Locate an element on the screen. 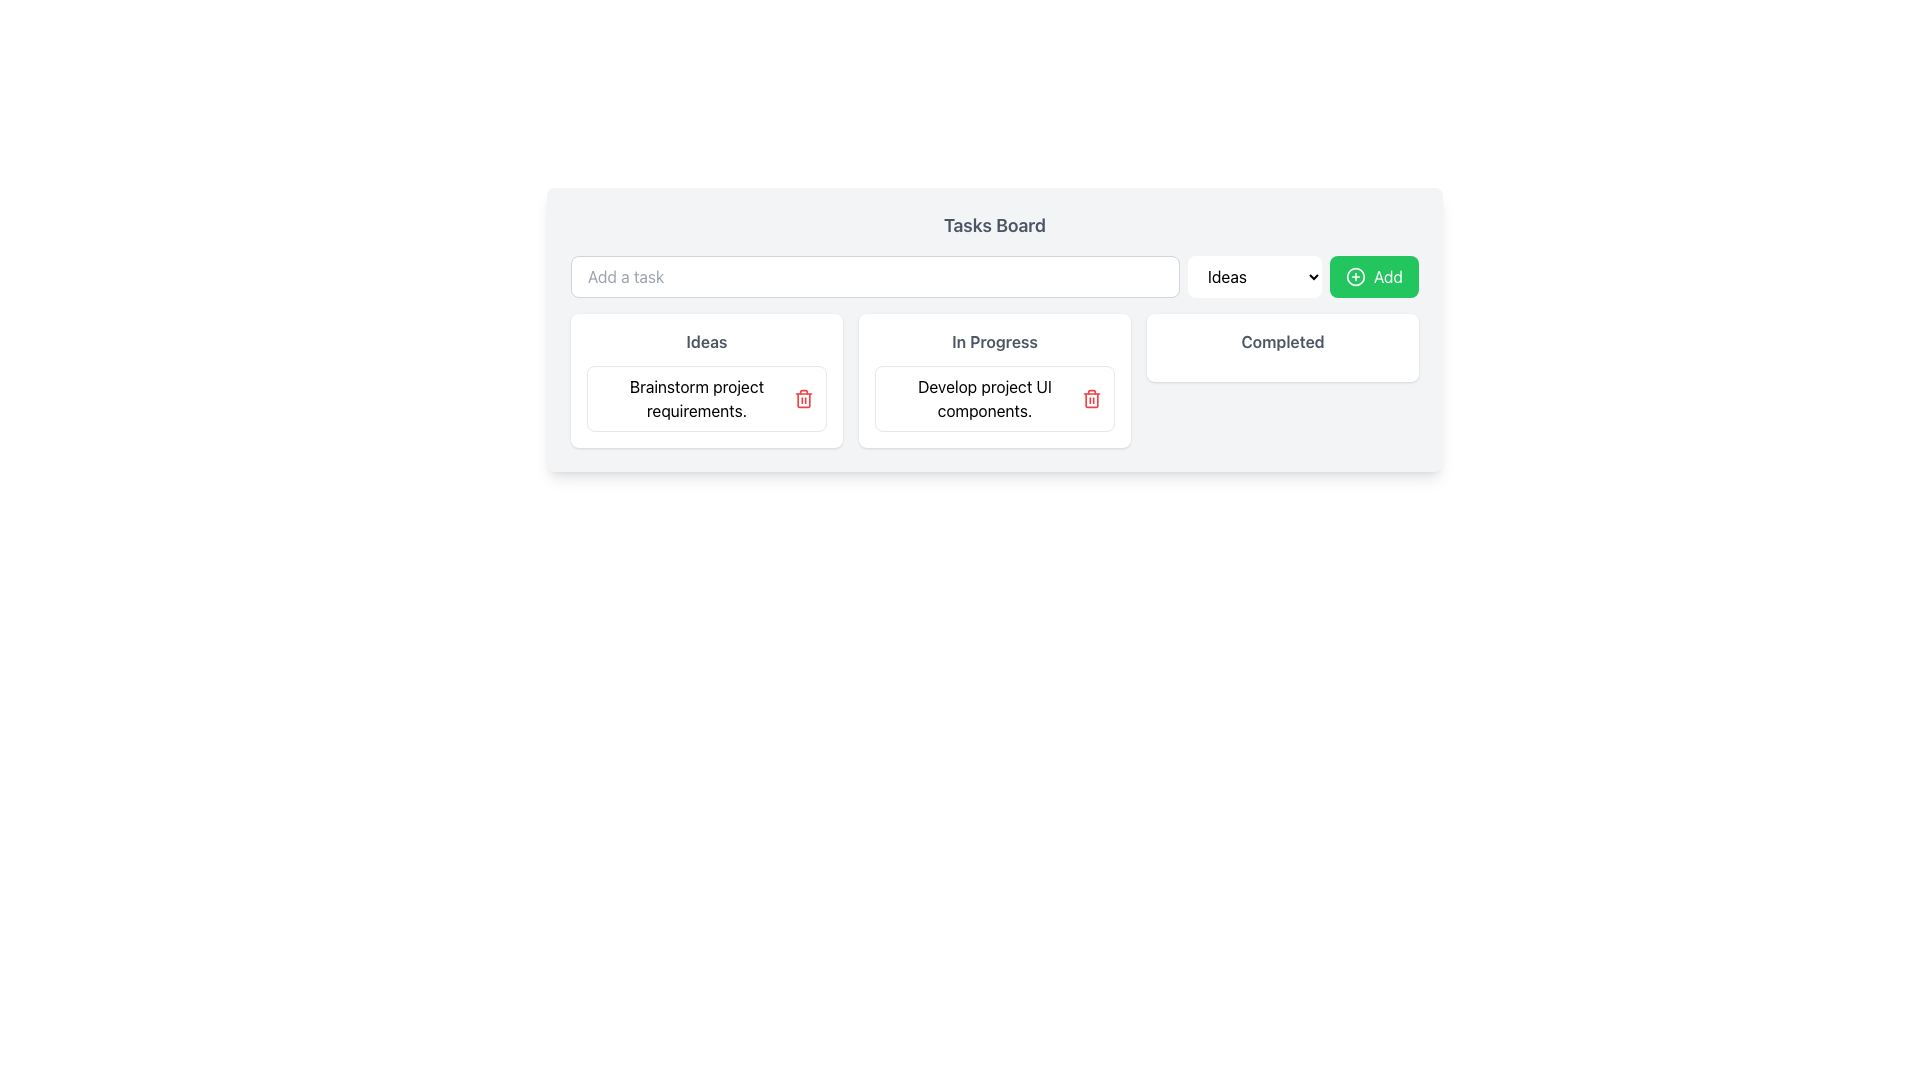 This screenshot has width=1920, height=1080. the circular icon inside the 'Add' button located at the top-right corner of the task board interface to initiate the 'Add' action is located at coordinates (1355, 277).